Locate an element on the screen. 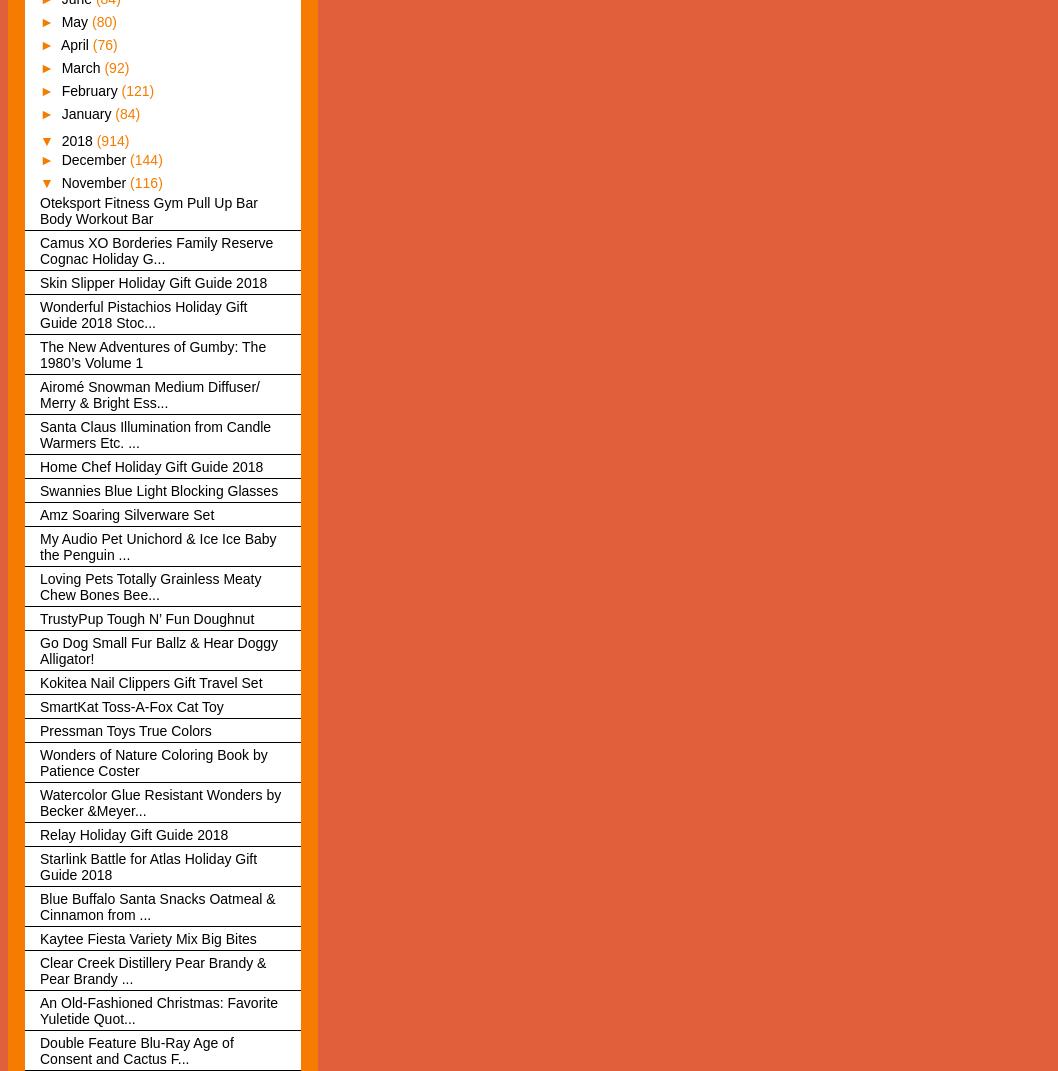 This screenshot has width=1058, height=1071. 'SmartKat Toss-A-Fox Cat Toy' is located at coordinates (130, 706).